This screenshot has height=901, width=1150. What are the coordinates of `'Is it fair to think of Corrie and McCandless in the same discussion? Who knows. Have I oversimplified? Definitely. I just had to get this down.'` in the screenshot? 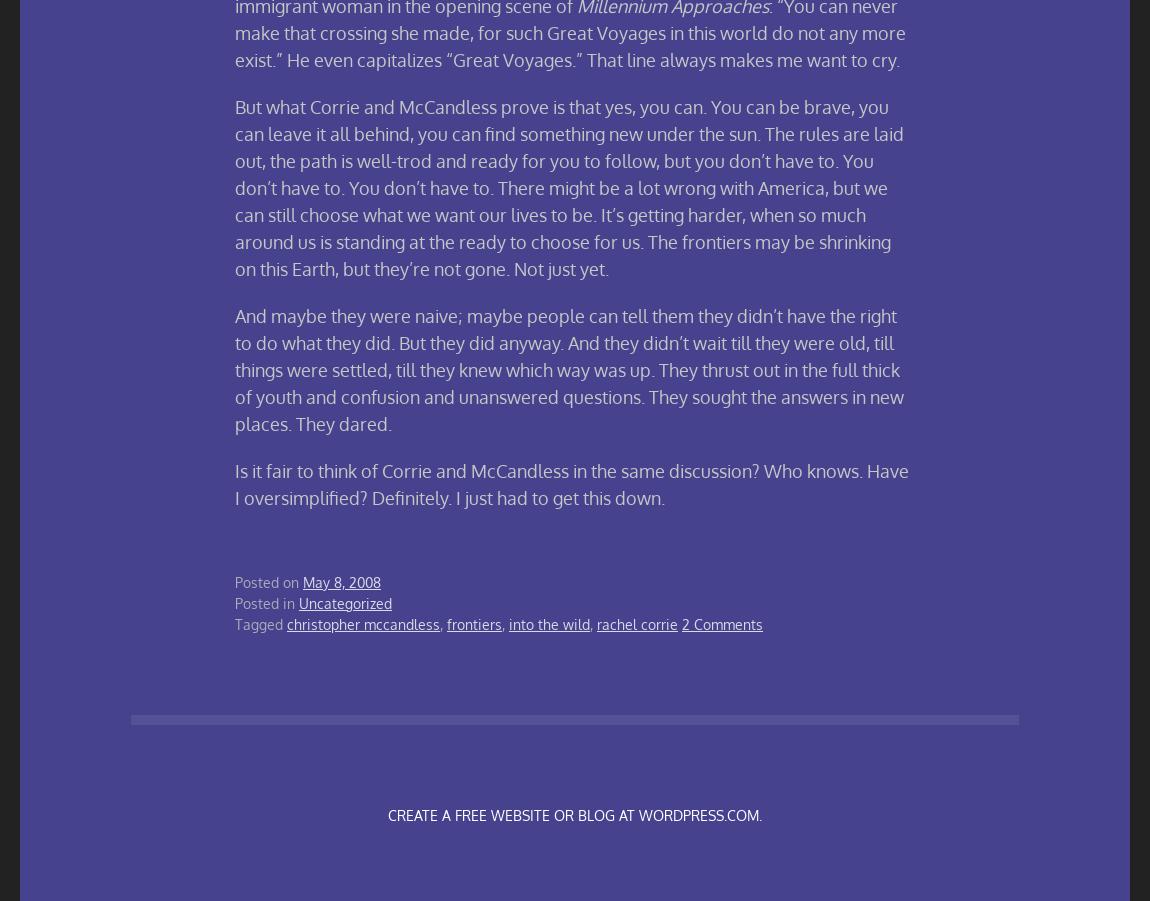 It's located at (233, 484).